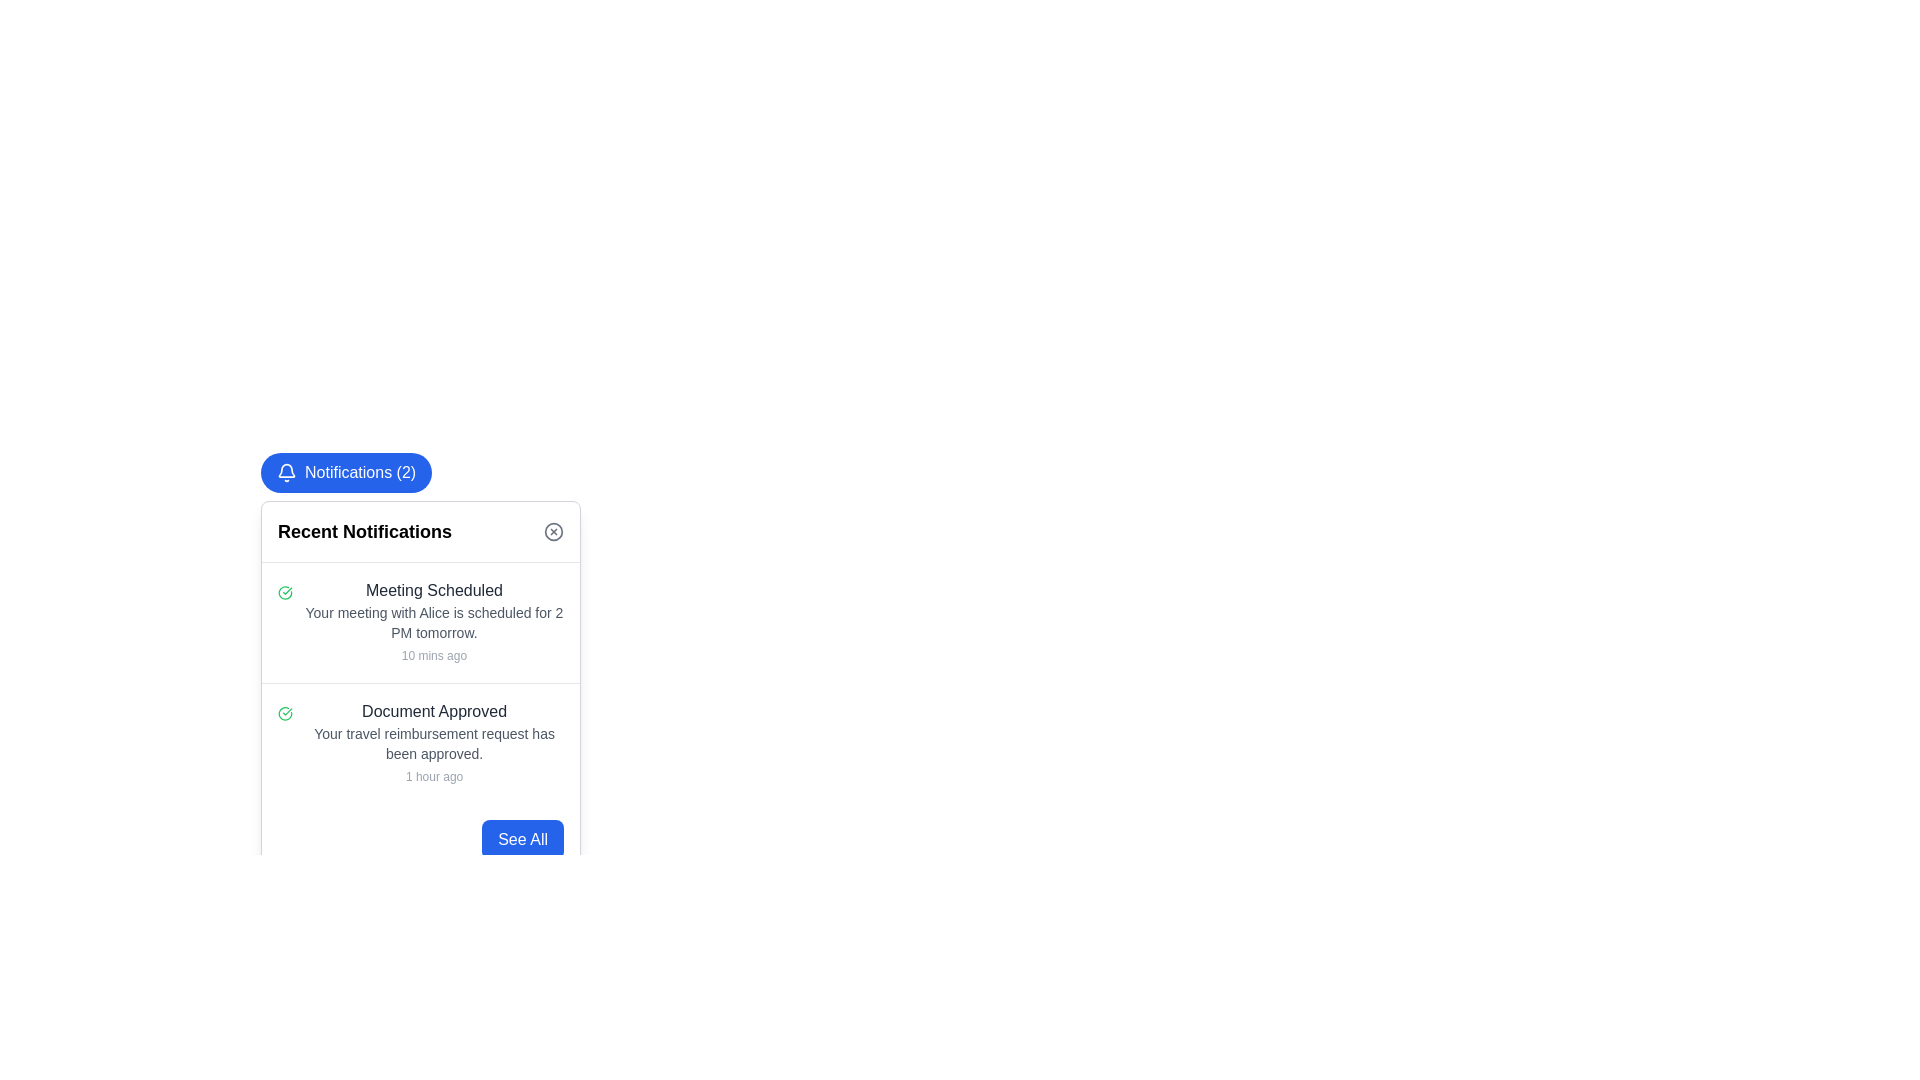 This screenshot has height=1080, width=1920. What do you see at coordinates (286, 473) in the screenshot?
I see `the bell-shaped notification icon with a blue background and white outline located to the left of the 'Notifications (2)' button` at bounding box center [286, 473].